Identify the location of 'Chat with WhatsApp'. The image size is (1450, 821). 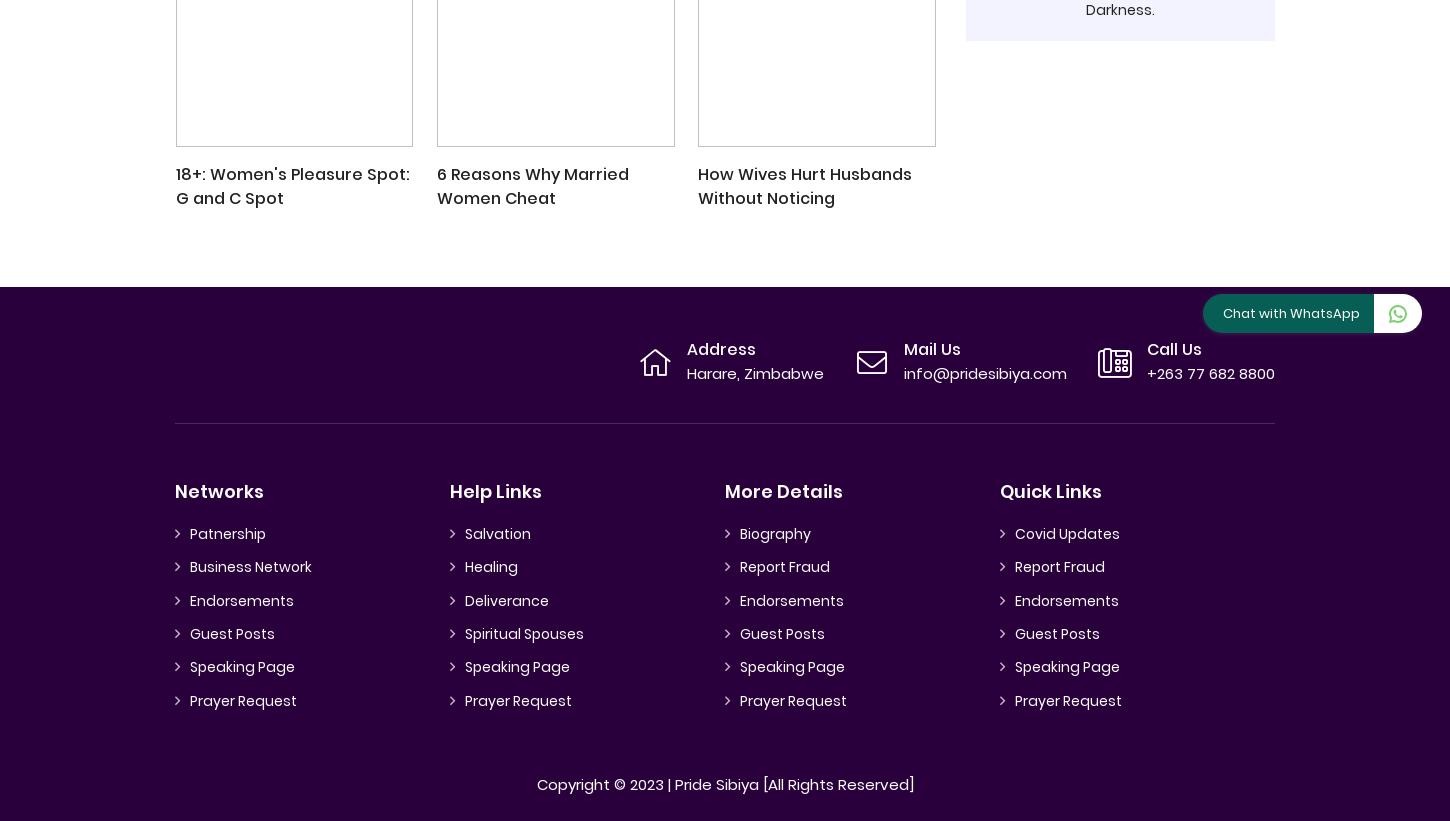
(1291, 312).